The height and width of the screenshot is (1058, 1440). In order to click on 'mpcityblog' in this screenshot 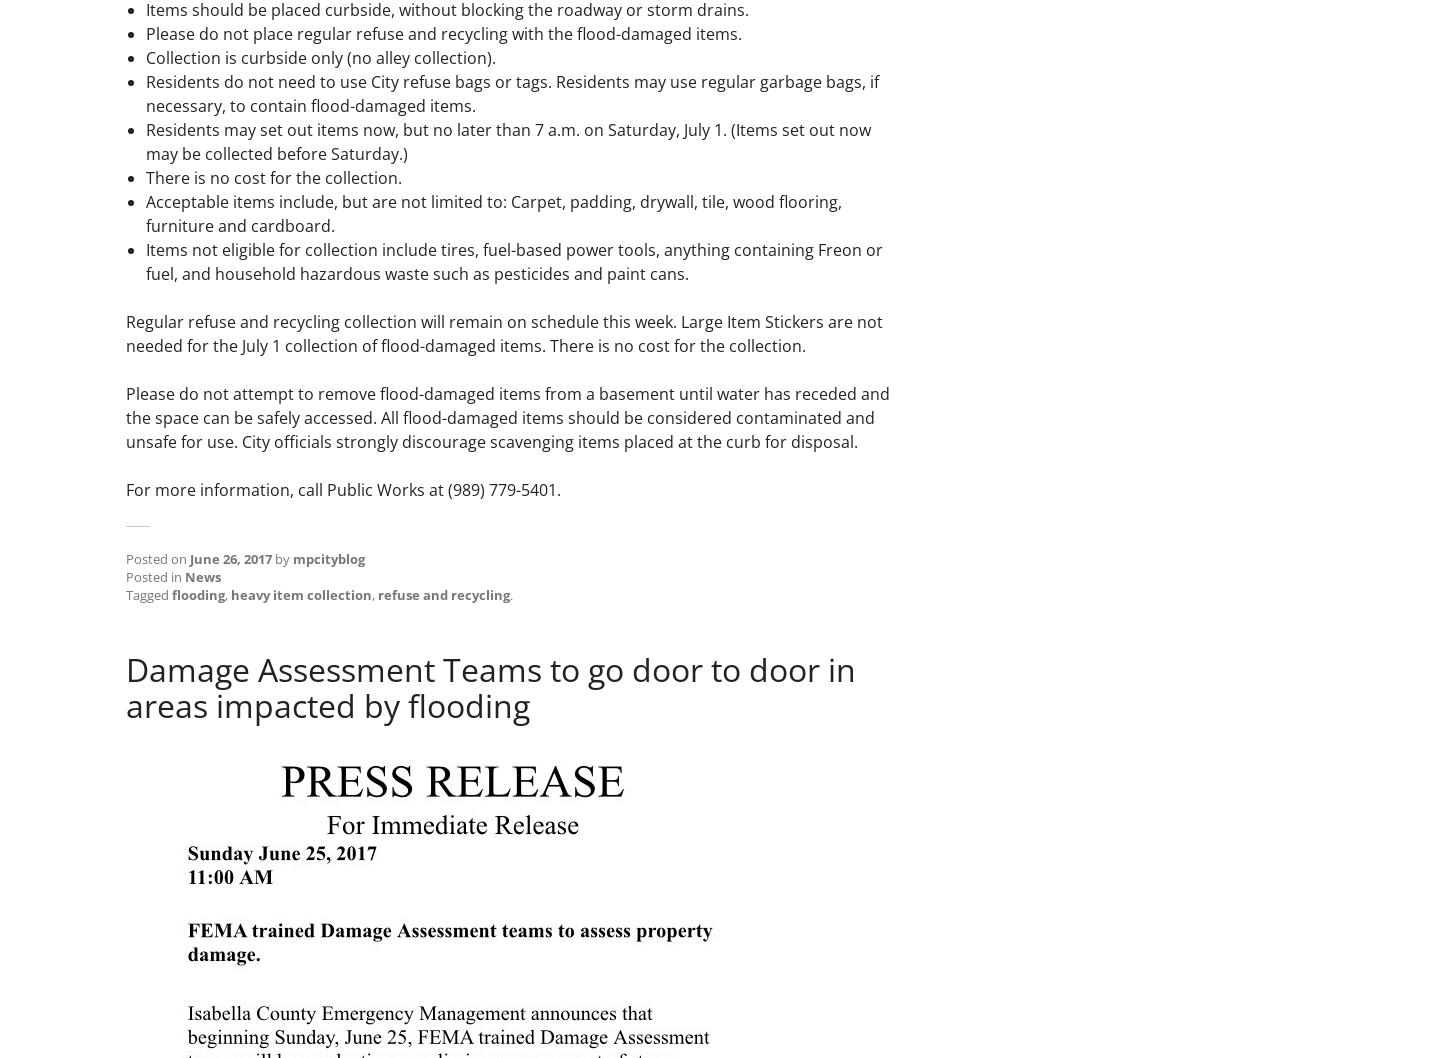, I will do `click(292, 559)`.